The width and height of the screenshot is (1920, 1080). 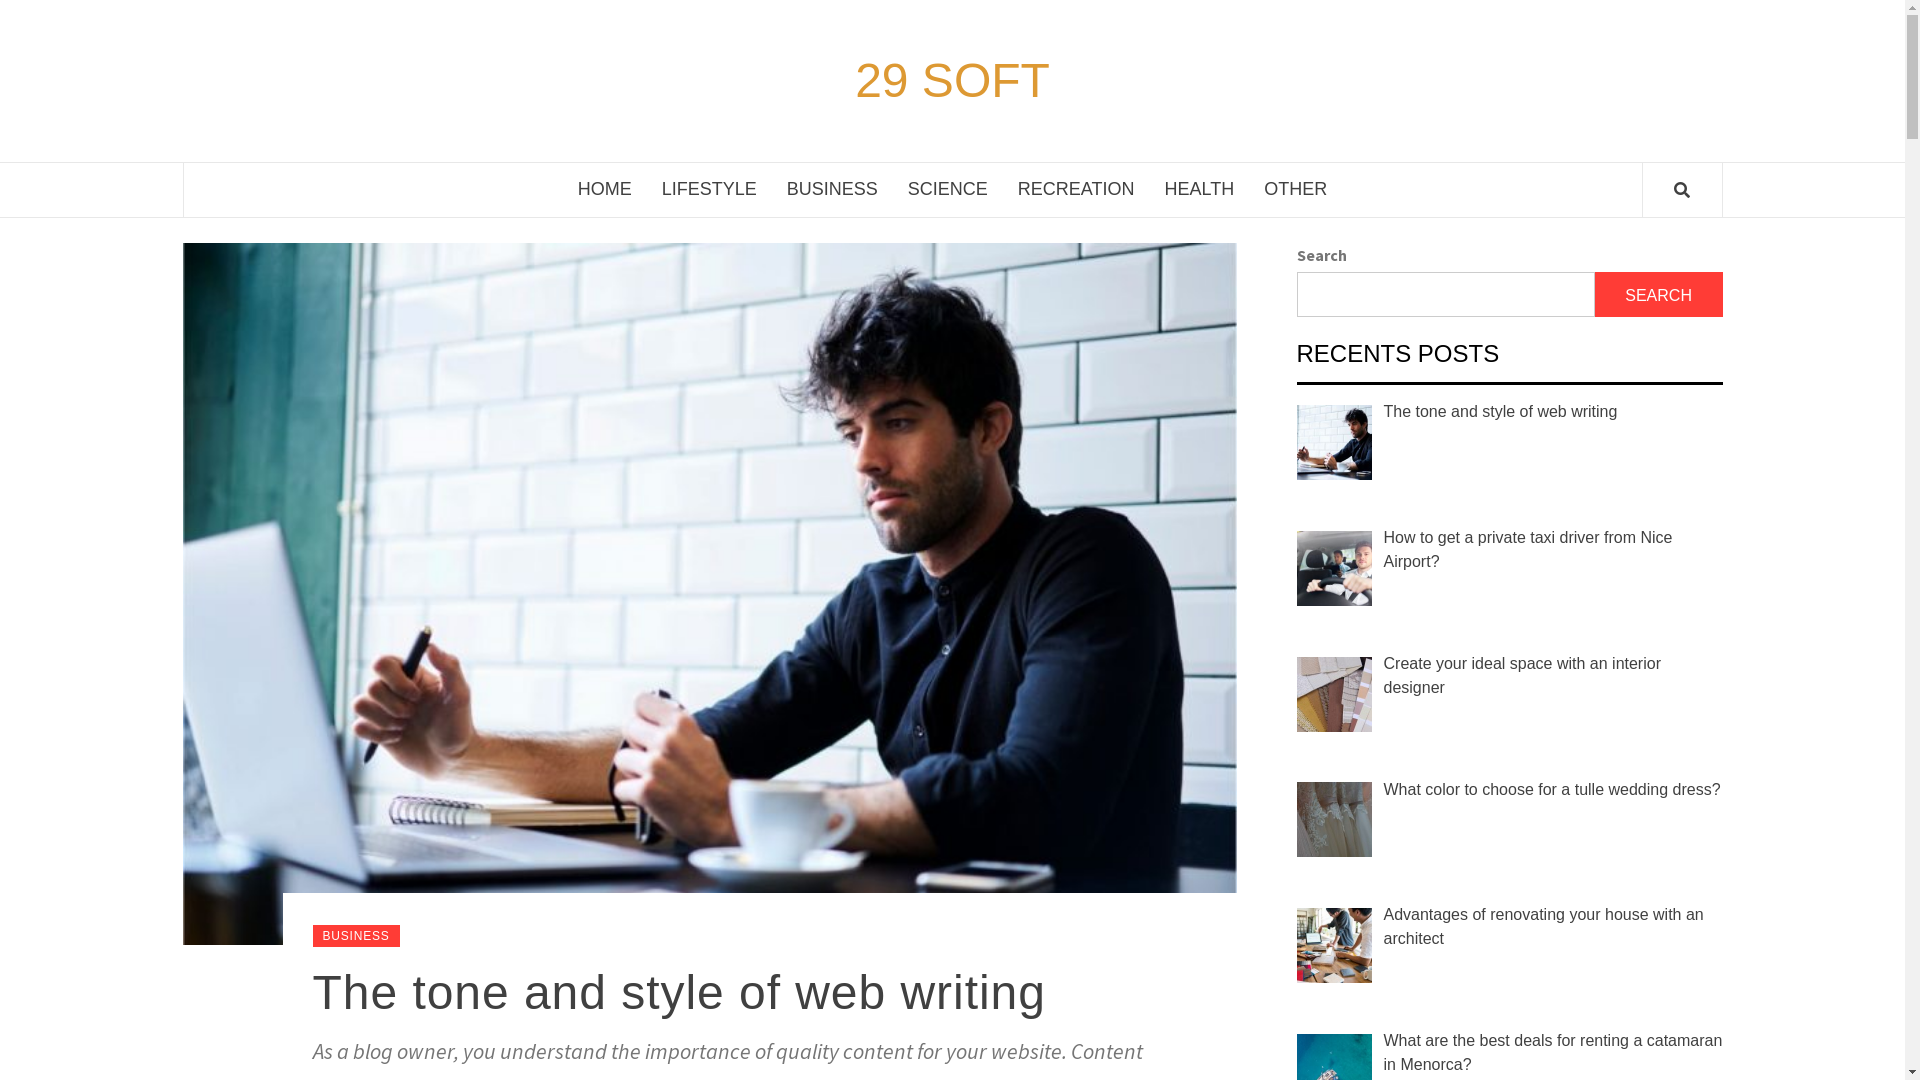 What do you see at coordinates (1543, 926) in the screenshot?
I see `'Advantages of renovating your house with an architect'` at bounding box center [1543, 926].